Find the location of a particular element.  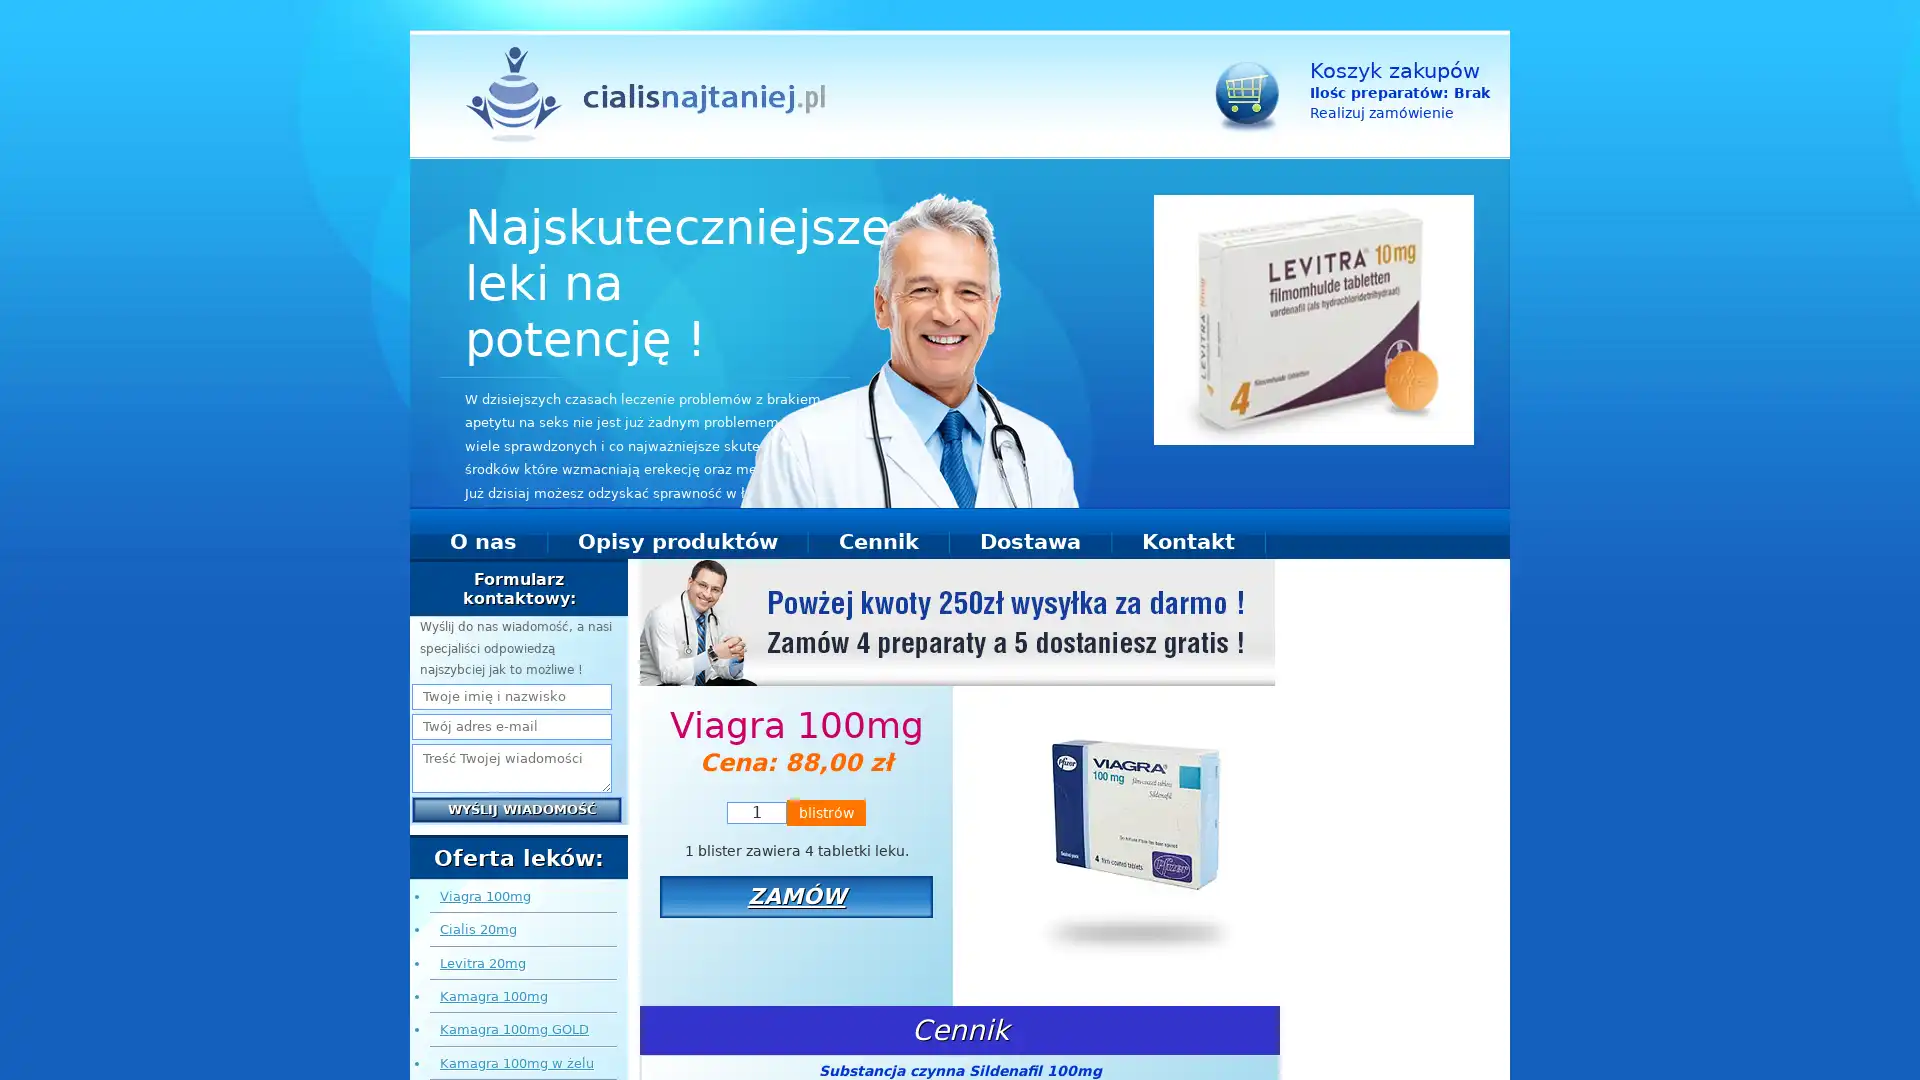

Wyslij wiadomosc is located at coordinates (517, 808).